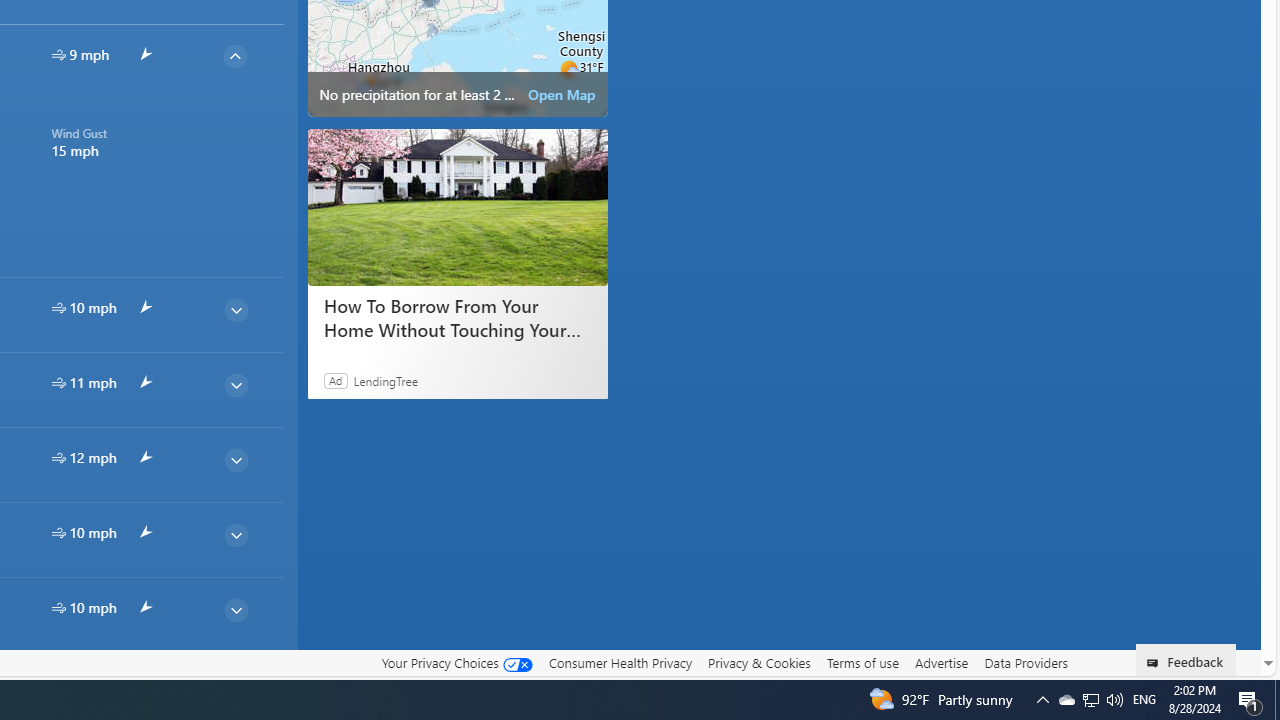  Describe the element at coordinates (1156, 663) in the screenshot. I see `'Class: feedback_link_icon-DS-EntryPoint1-1'` at that location.